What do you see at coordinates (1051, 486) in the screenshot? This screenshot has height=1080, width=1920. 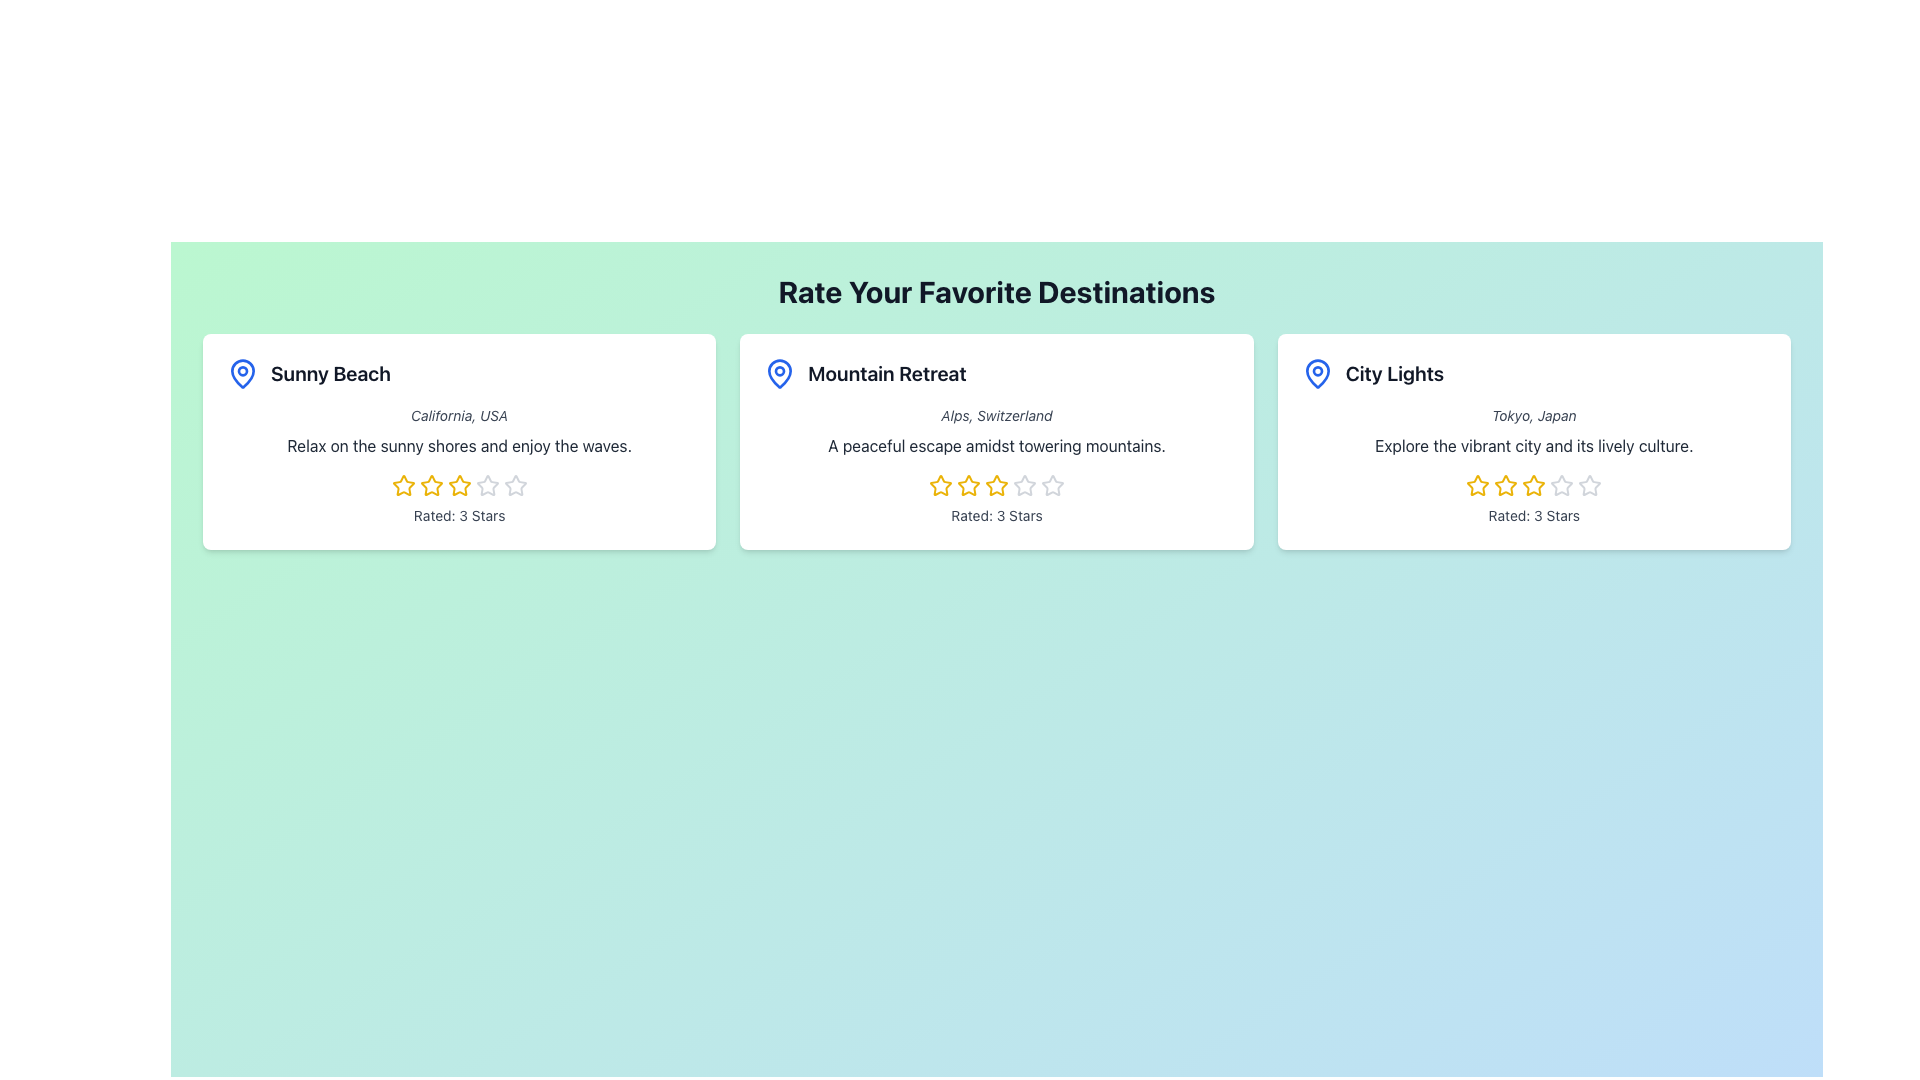 I see `the rightmost star-shaped icon in the rating section of the 'Mountain Retreat' card` at bounding box center [1051, 486].